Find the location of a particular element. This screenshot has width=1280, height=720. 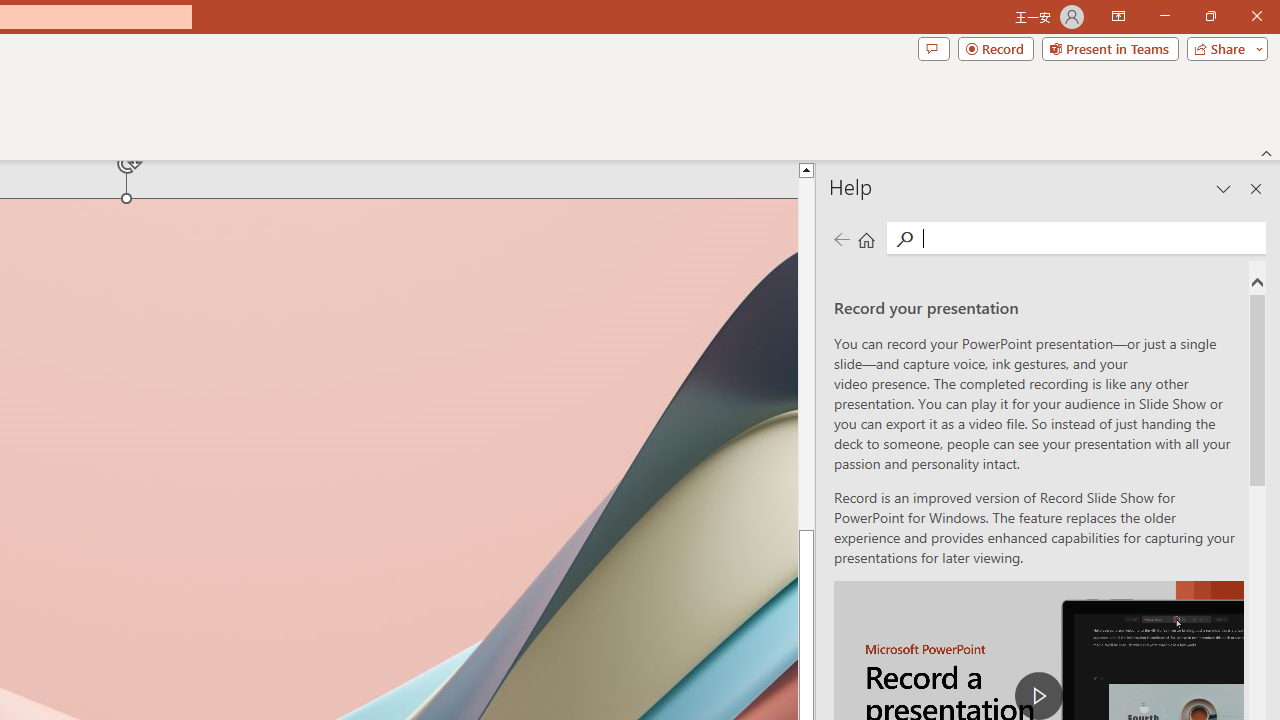

'Comments' is located at coordinates (932, 47).